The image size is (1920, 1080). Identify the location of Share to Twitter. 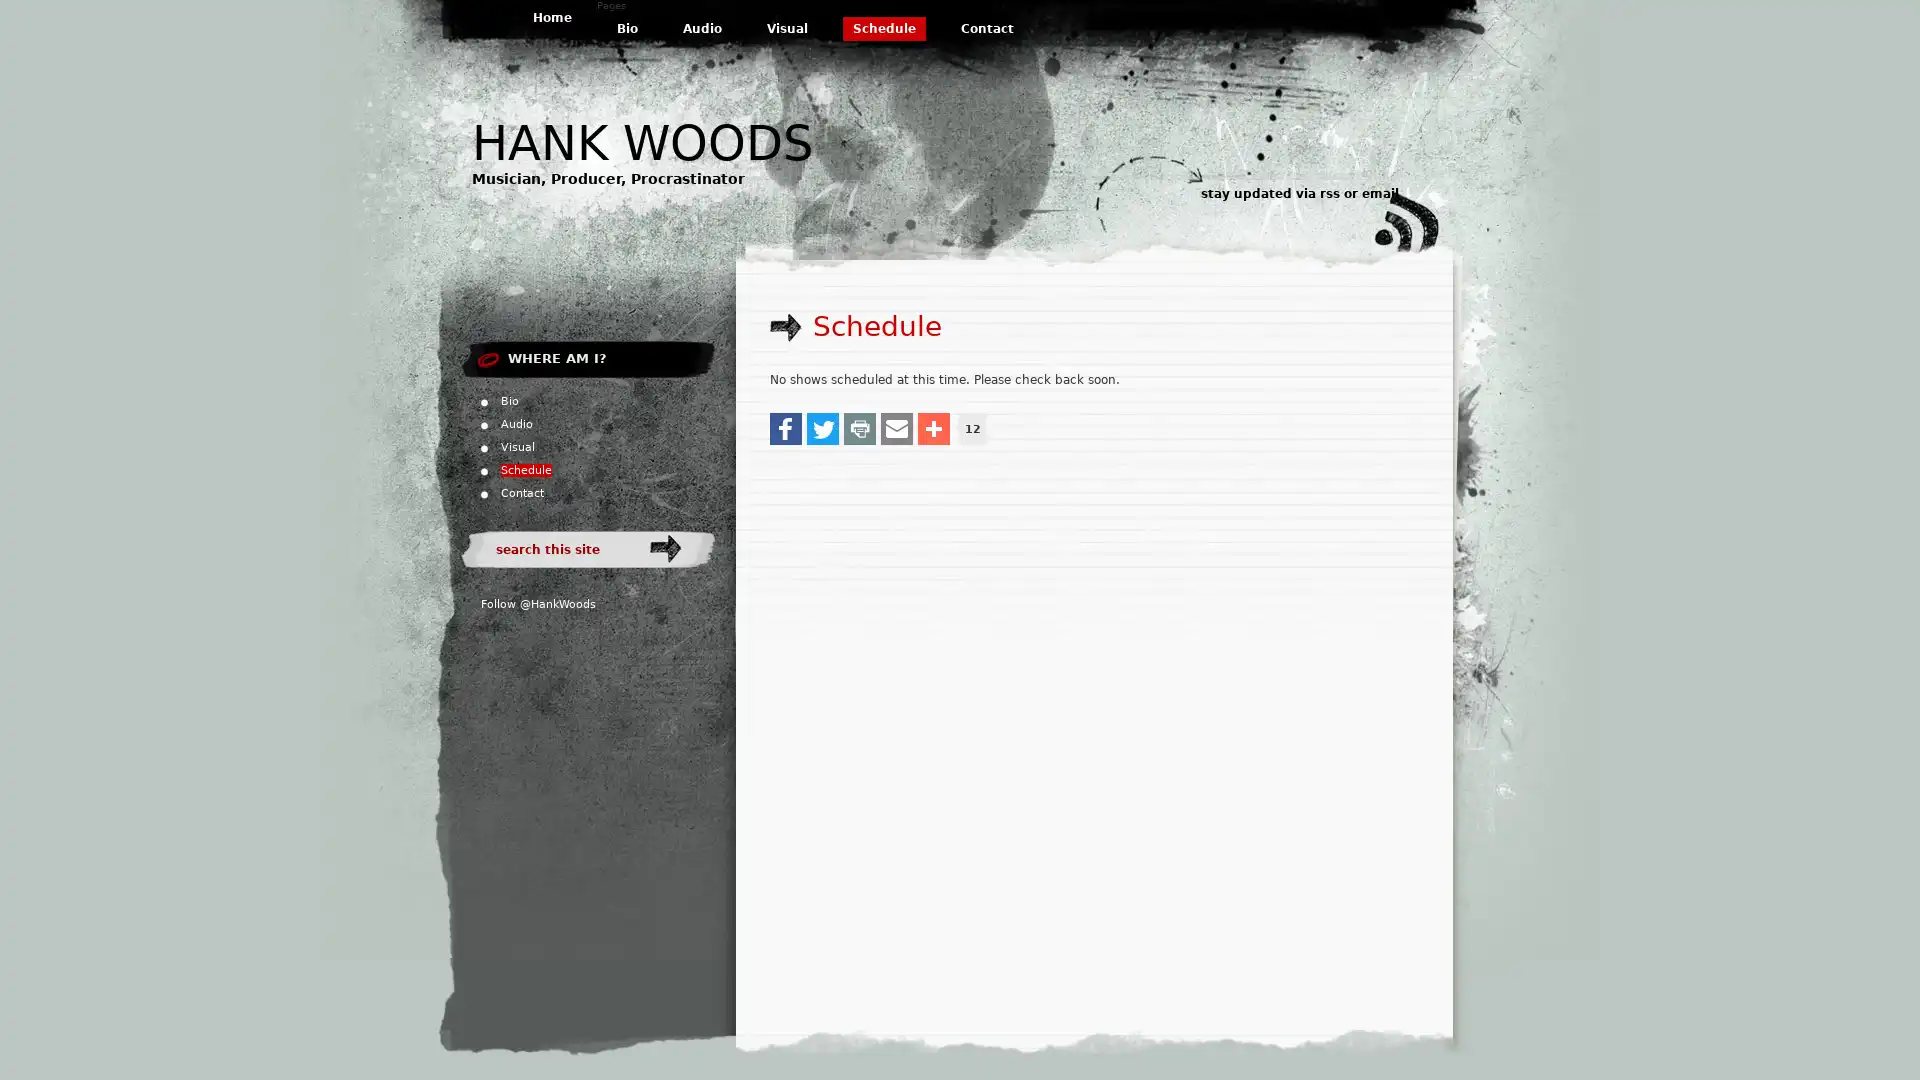
(822, 427).